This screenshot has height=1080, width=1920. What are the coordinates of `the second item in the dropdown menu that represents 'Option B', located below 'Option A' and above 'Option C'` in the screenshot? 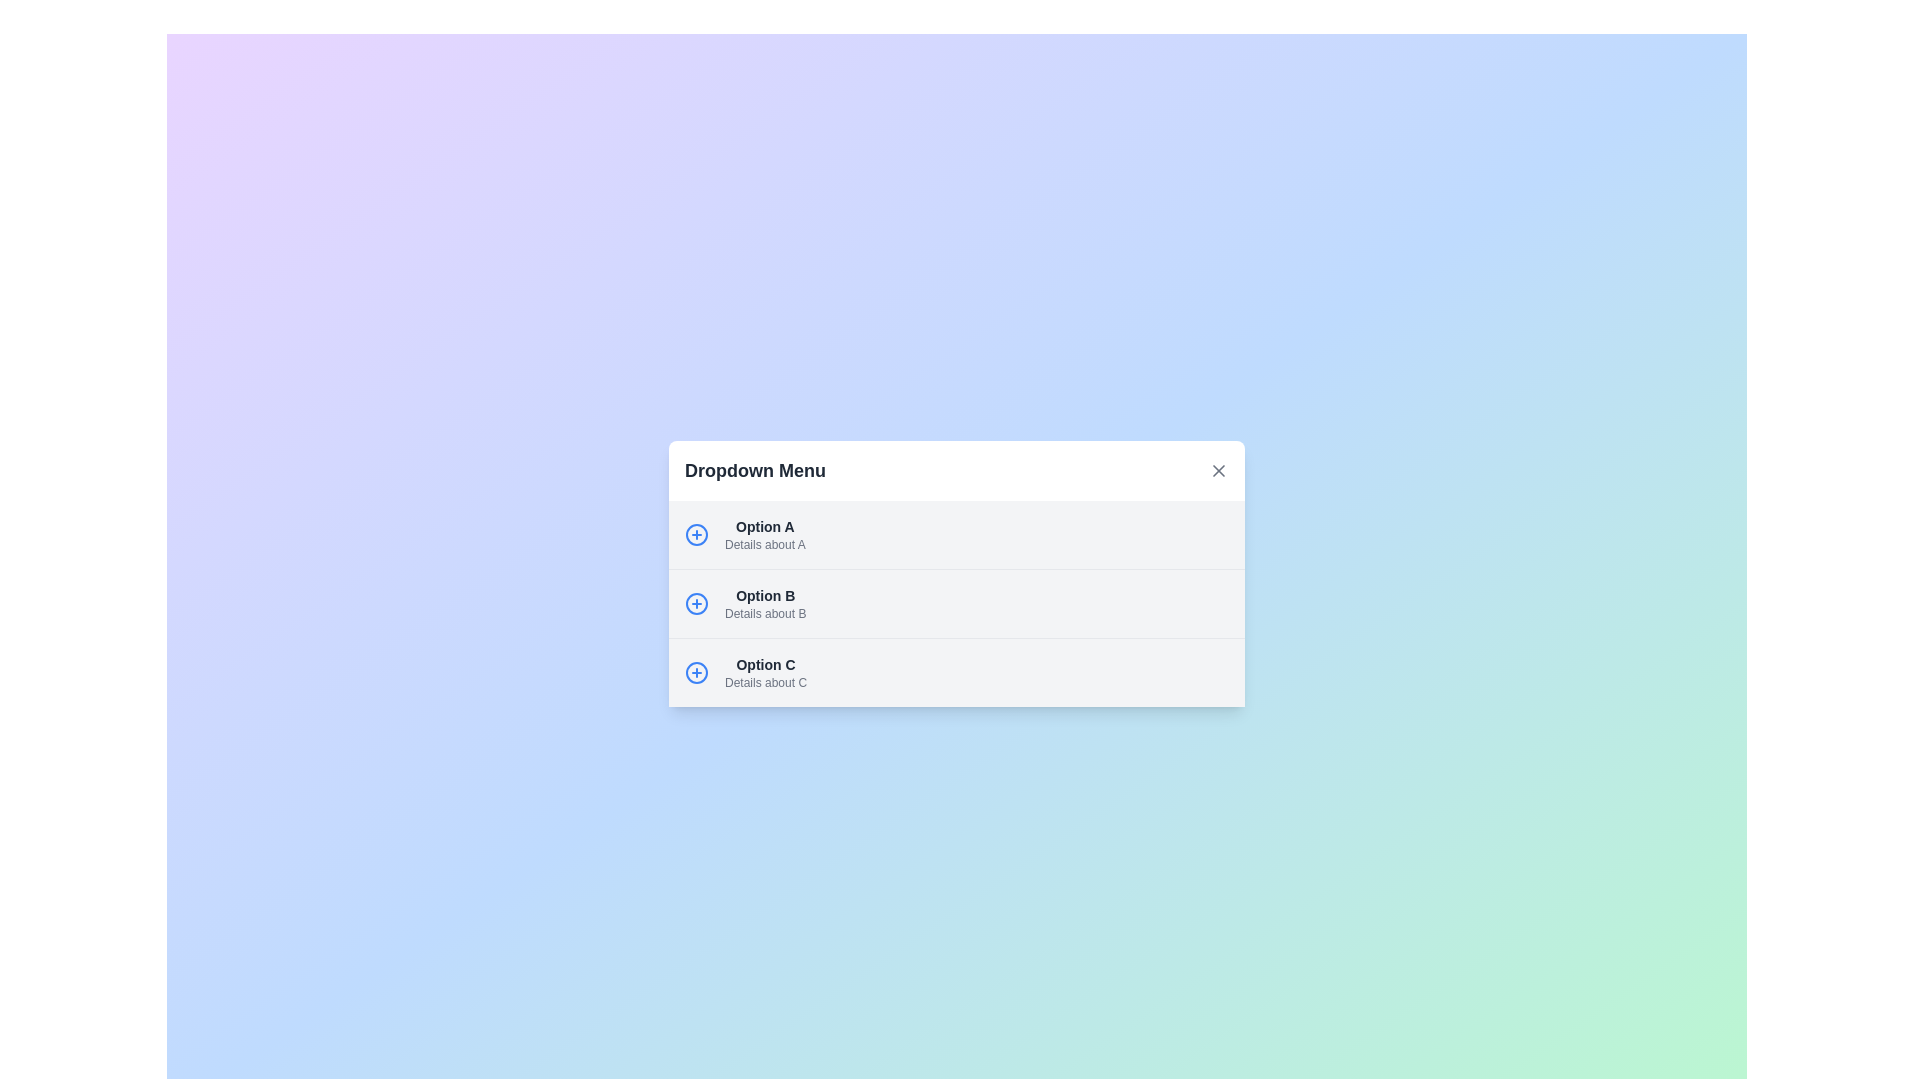 It's located at (955, 603).